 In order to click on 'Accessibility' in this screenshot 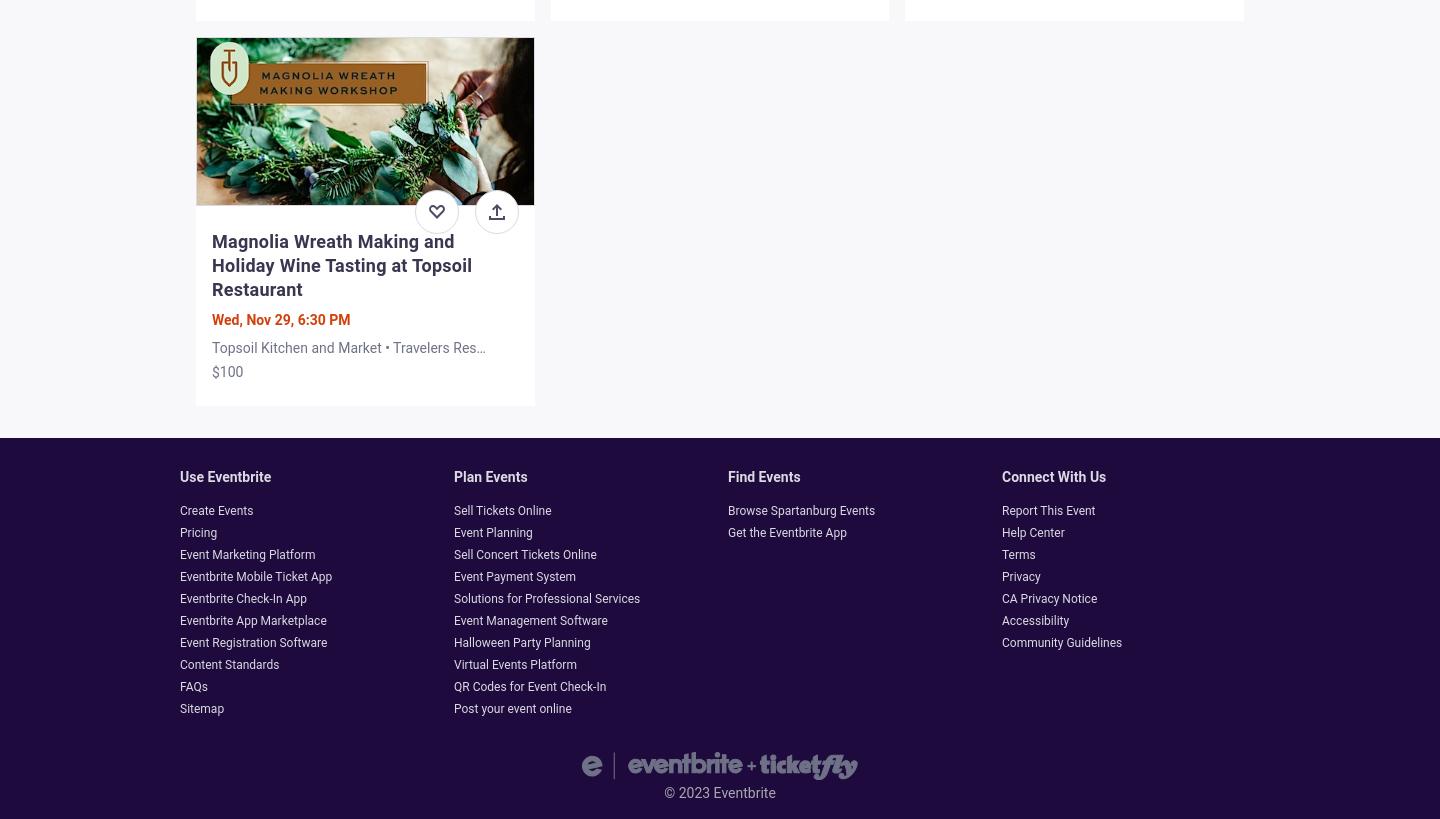, I will do `click(1035, 619)`.